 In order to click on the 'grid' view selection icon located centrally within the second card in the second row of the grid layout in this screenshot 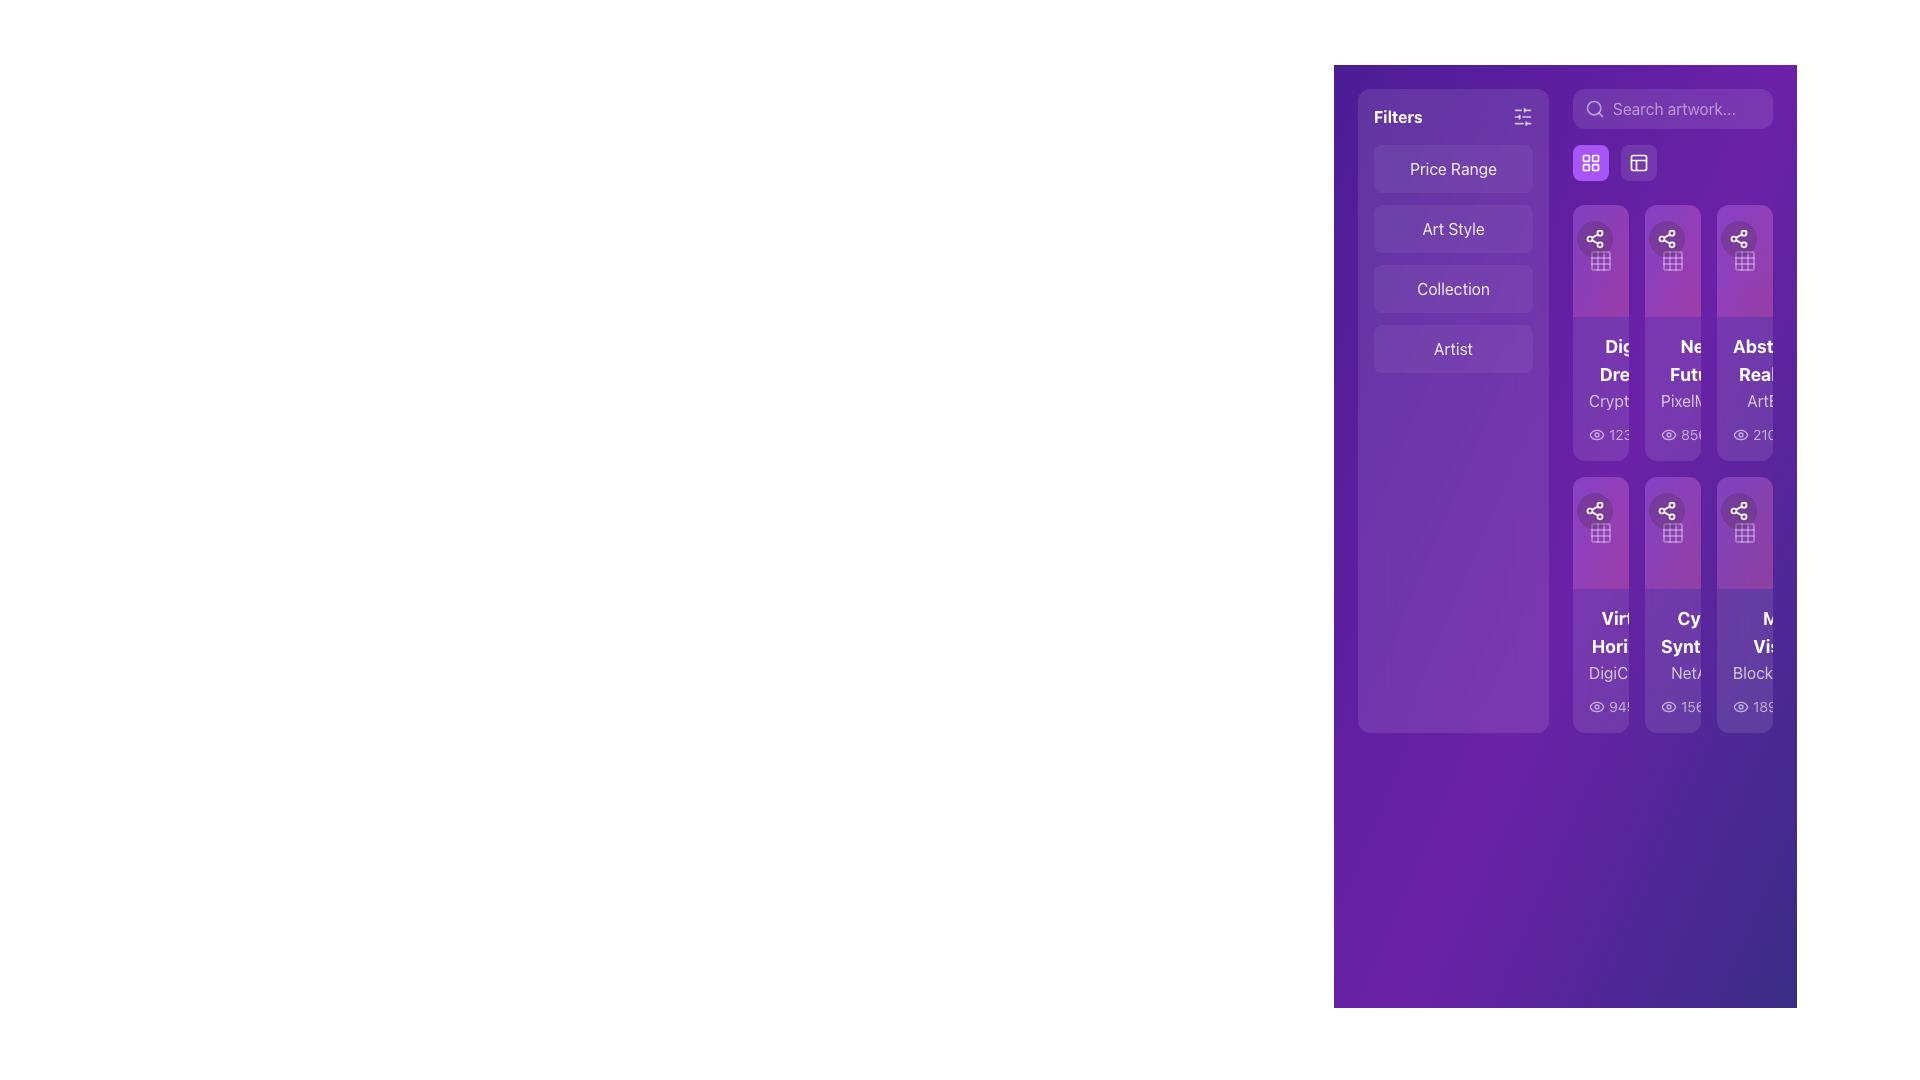, I will do `click(1673, 260)`.